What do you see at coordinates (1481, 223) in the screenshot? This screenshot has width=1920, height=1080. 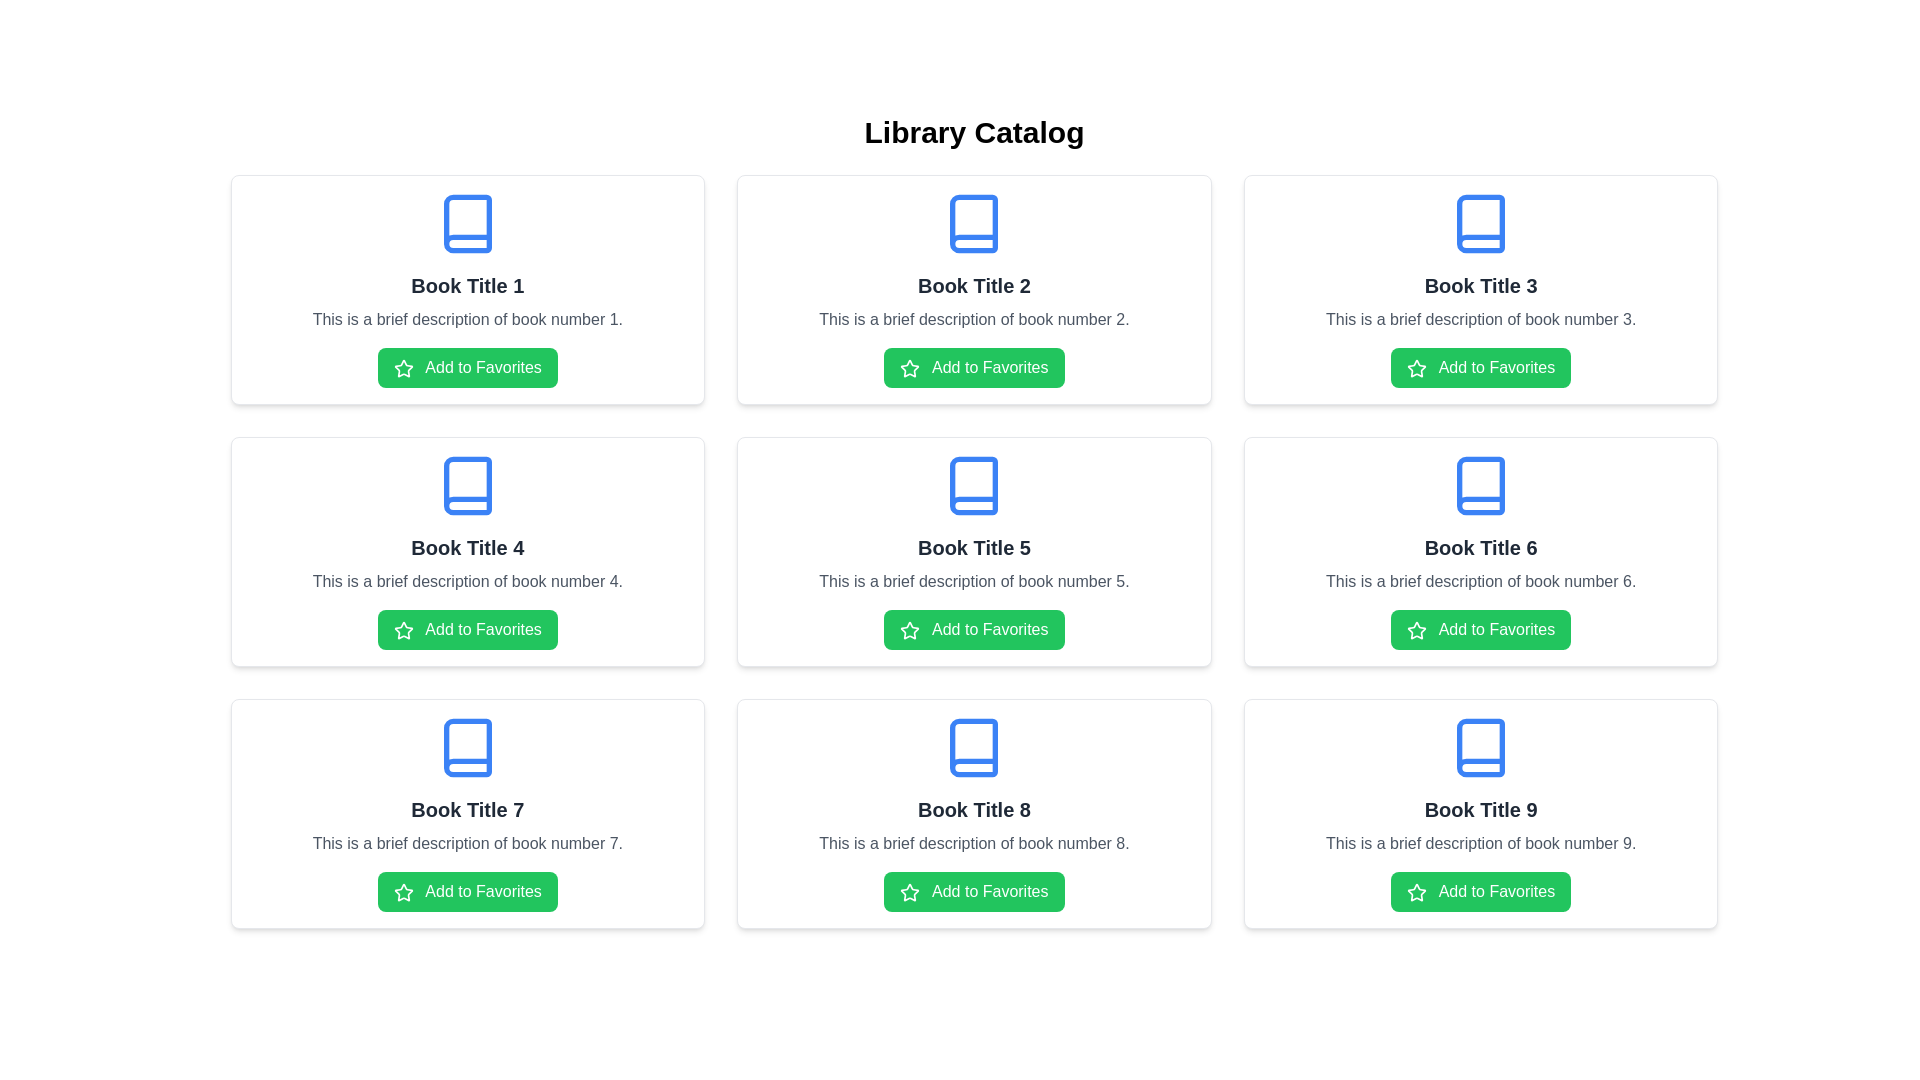 I see `the blue open book icon located in the second column of the top row in the grid layout, which is visually represented above the title 'Book Title 3'` at bounding box center [1481, 223].